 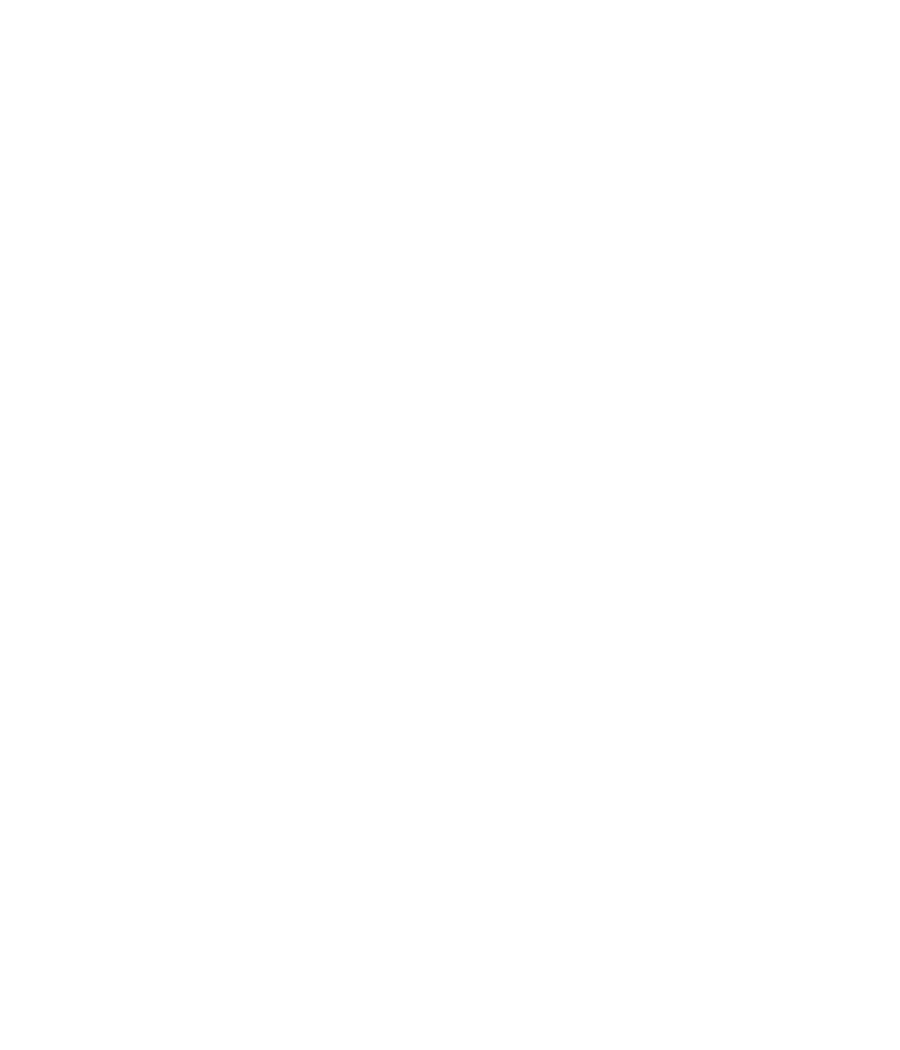 I want to click on 'California Privacy Rights', so click(x=681, y=849).